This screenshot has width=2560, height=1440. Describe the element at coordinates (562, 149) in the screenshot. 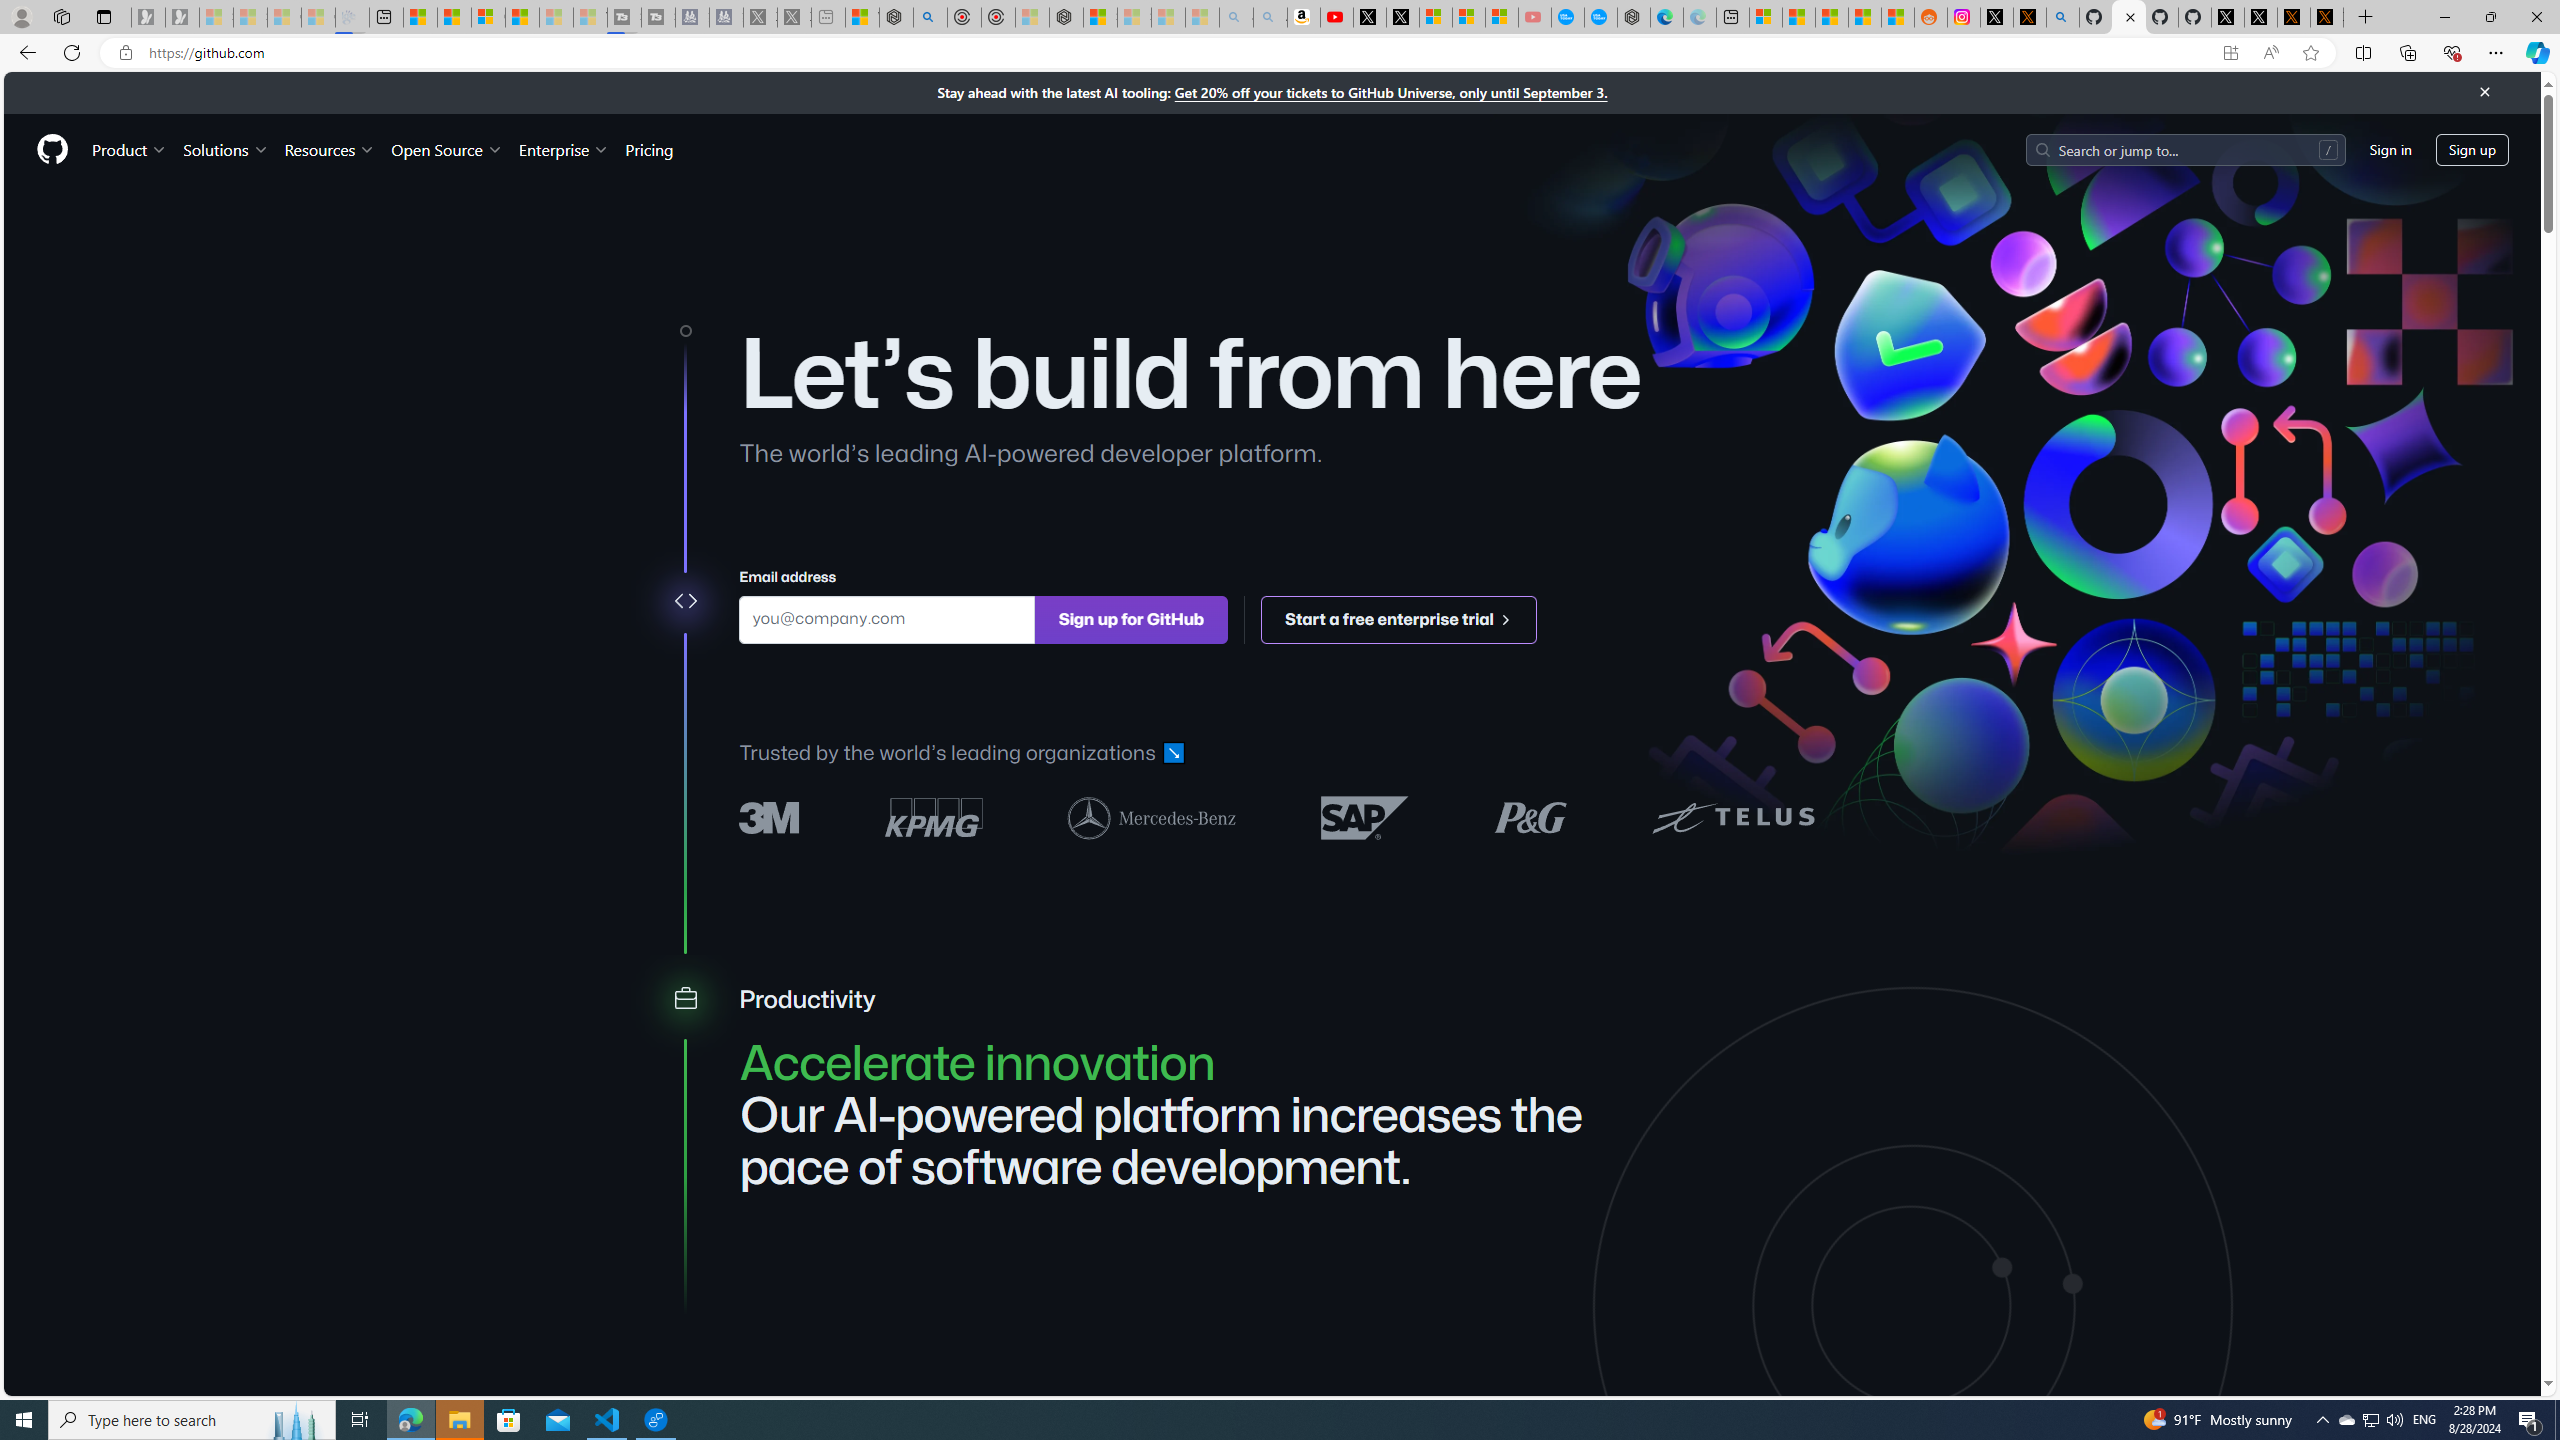

I see `'Enterprise'` at that location.